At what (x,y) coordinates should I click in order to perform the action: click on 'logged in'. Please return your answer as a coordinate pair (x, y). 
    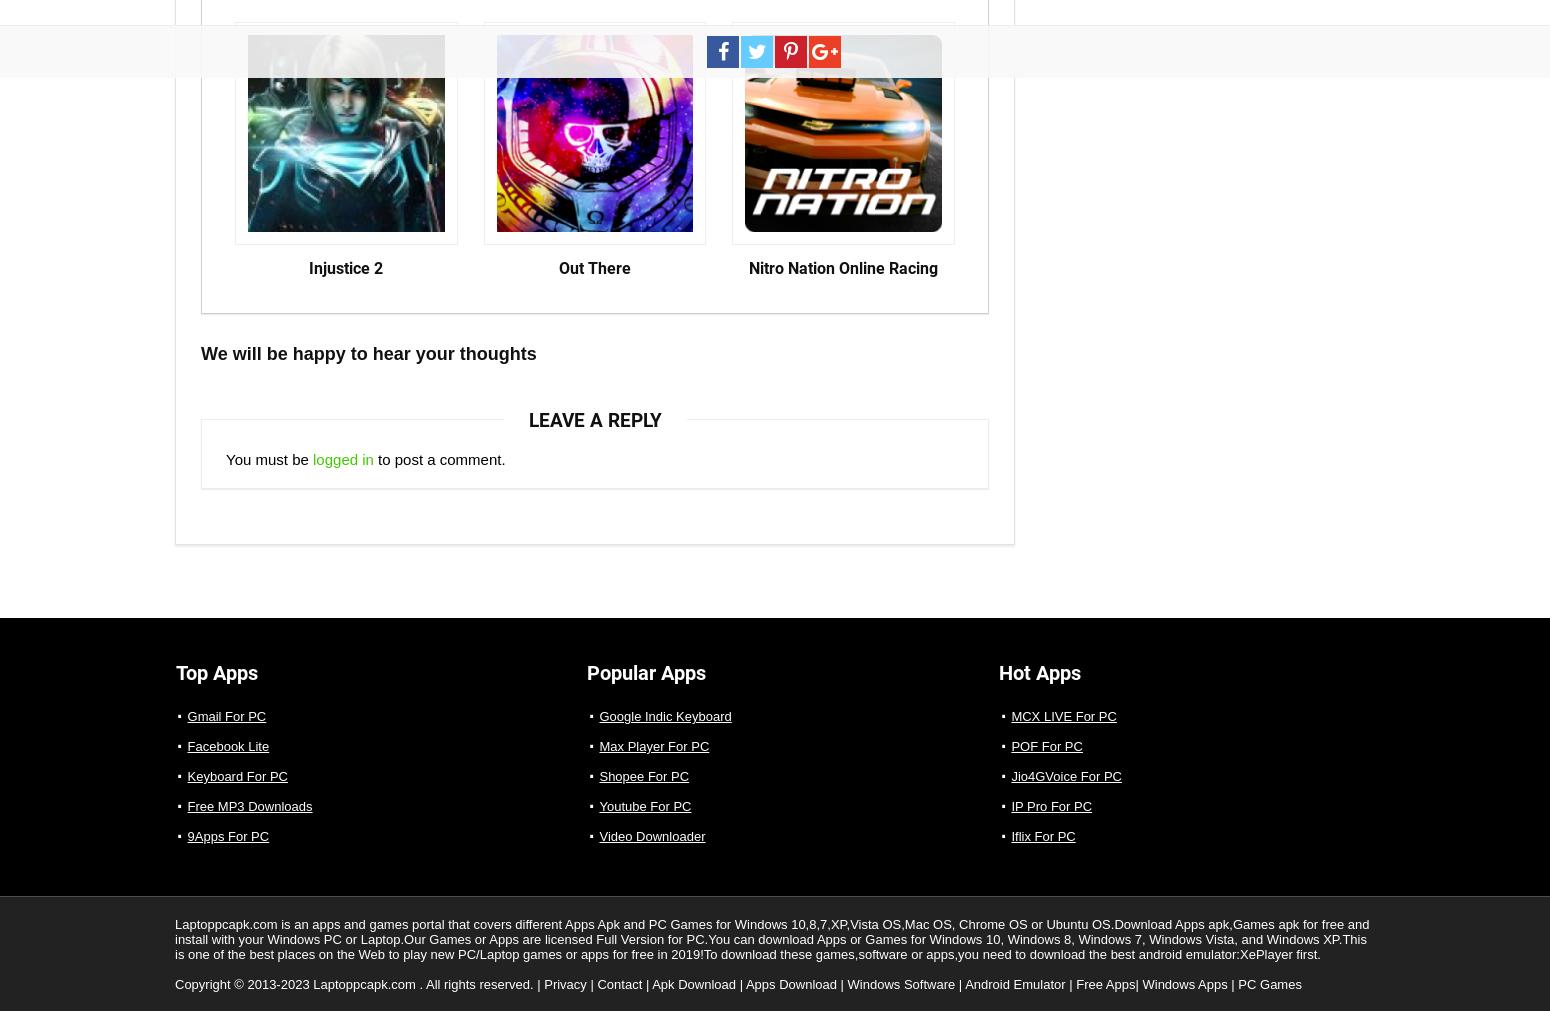
    Looking at the image, I should click on (342, 457).